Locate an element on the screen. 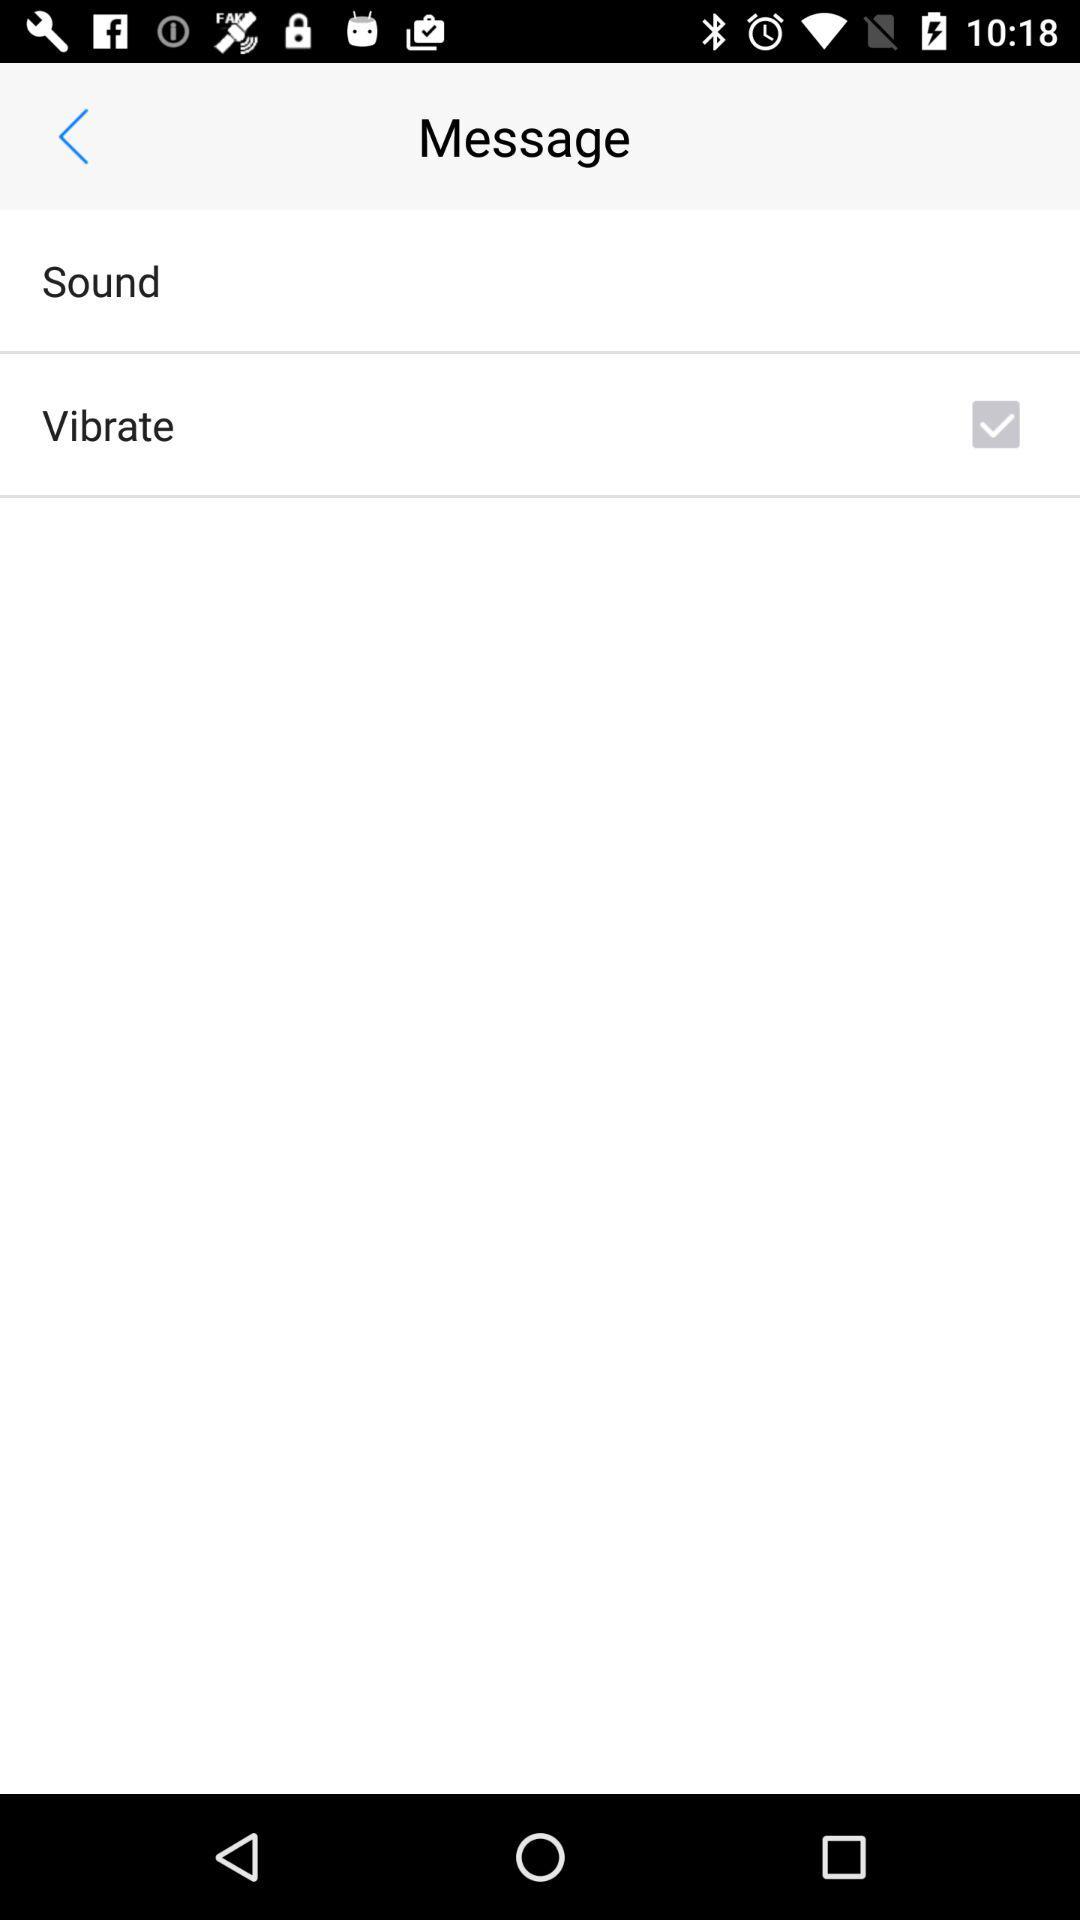  vibrate is located at coordinates (108, 423).